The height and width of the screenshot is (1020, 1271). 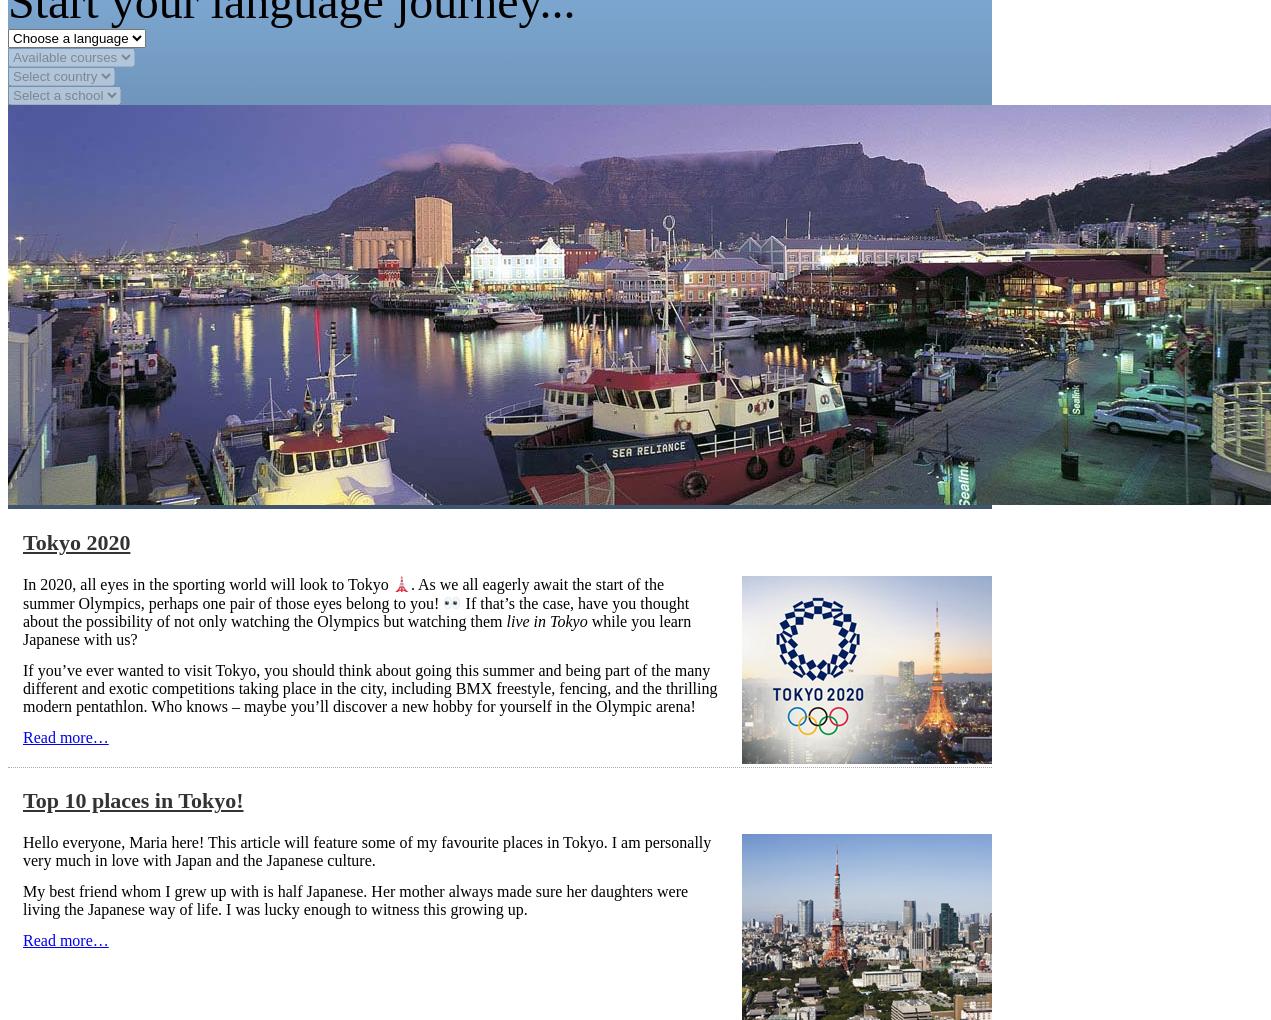 What do you see at coordinates (365, 850) in the screenshot?
I see `'Hello everyone, Maria here! This article will feature some of my favourite places in Tokyo. I am personally very much in love with Japan and the Japanese culture.'` at bounding box center [365, 850].